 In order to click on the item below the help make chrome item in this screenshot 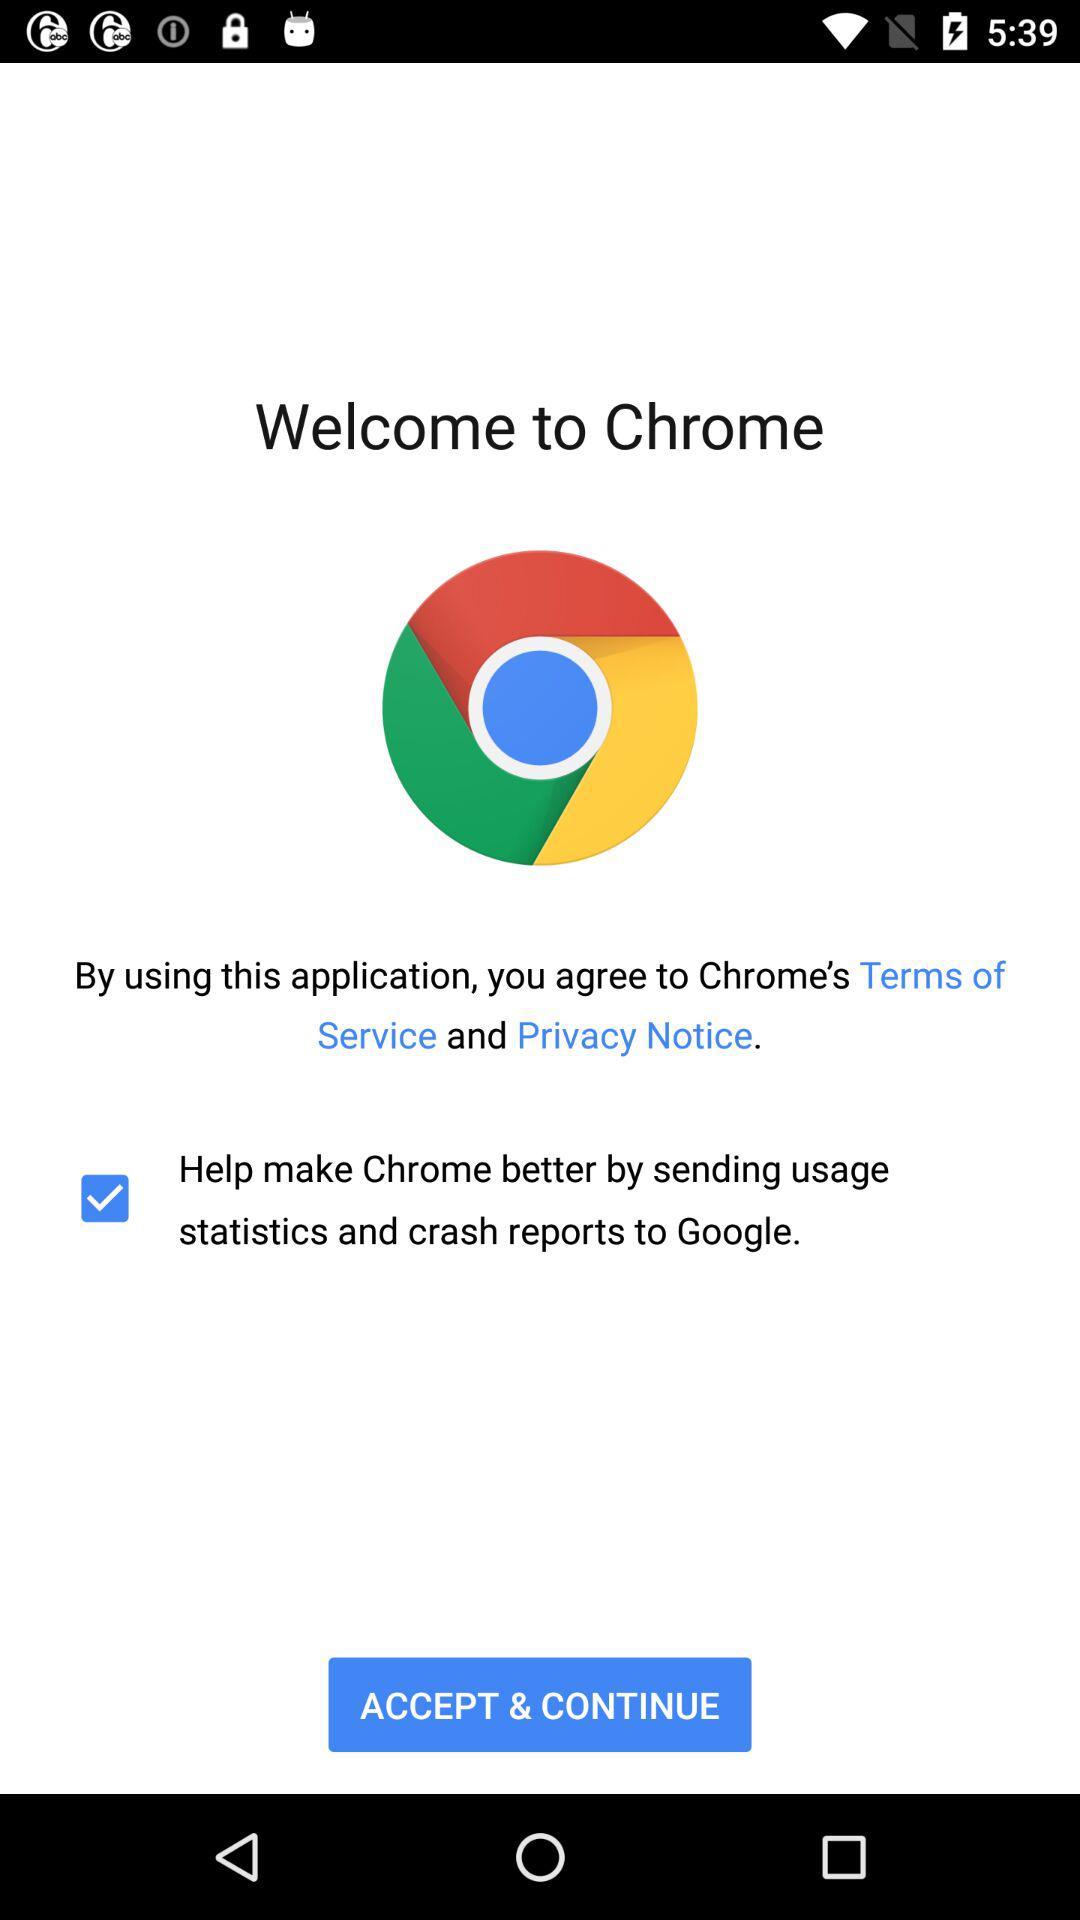, I will do `click(540, 1703)`.